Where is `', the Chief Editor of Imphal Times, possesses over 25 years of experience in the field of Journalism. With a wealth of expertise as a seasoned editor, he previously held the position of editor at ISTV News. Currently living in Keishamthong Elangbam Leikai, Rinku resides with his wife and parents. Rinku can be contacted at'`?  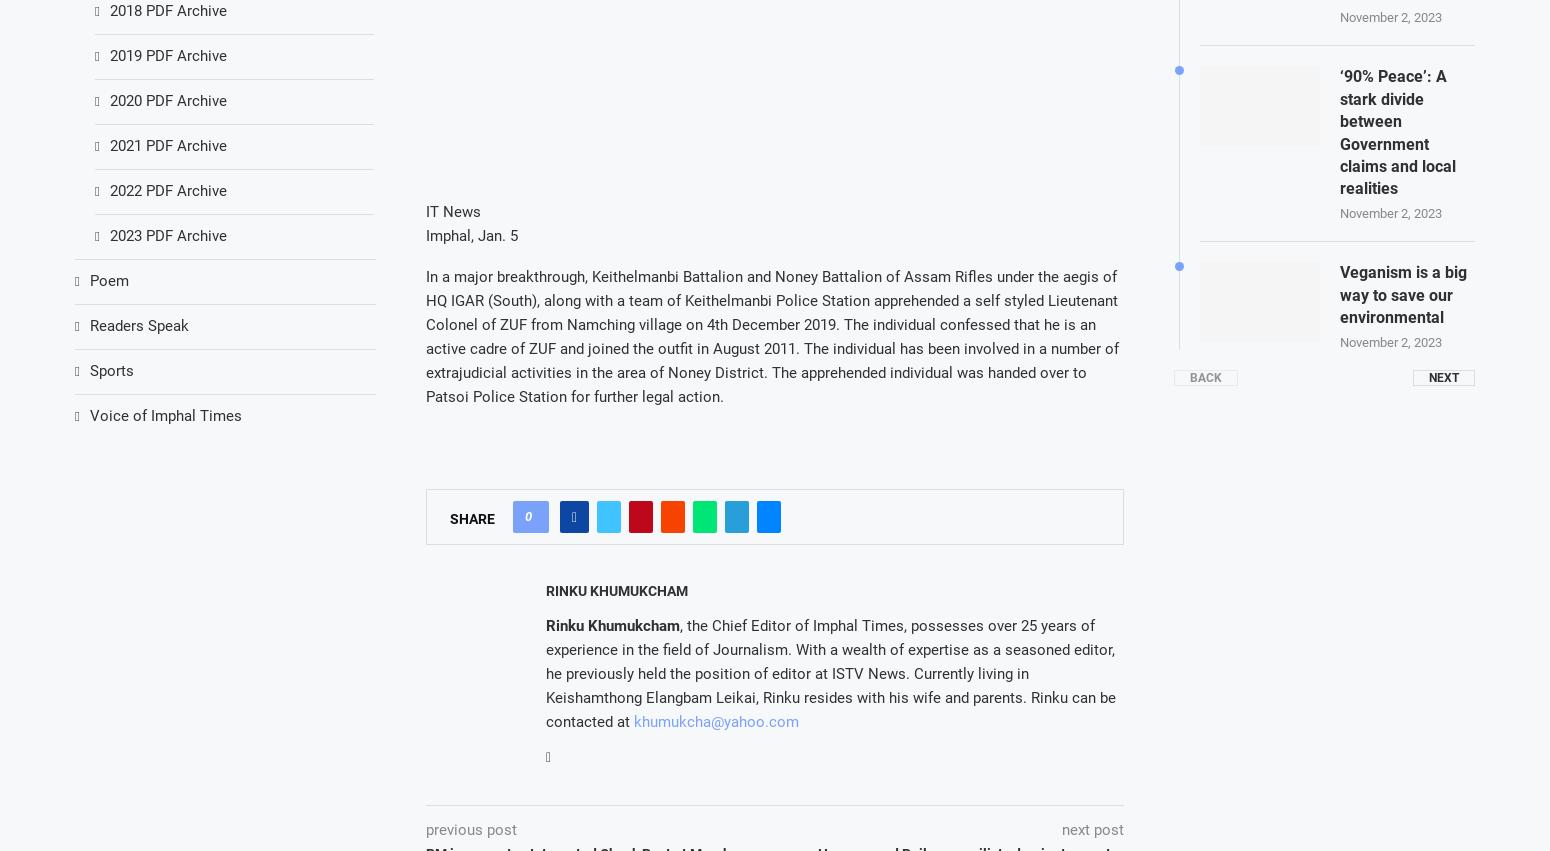 ', the Chief Editor of Imphal Times, possesses over 25 years of experience in the field of Journalism. With a wealth of expertise as a seasoned editor, he previously held the position of editor at ISTV News. Currently living in Keishamthong Elangbam Leikai, Rinku resides with his wife and parents. Rinku can be contacted at' is located at coordinates (829, 673).